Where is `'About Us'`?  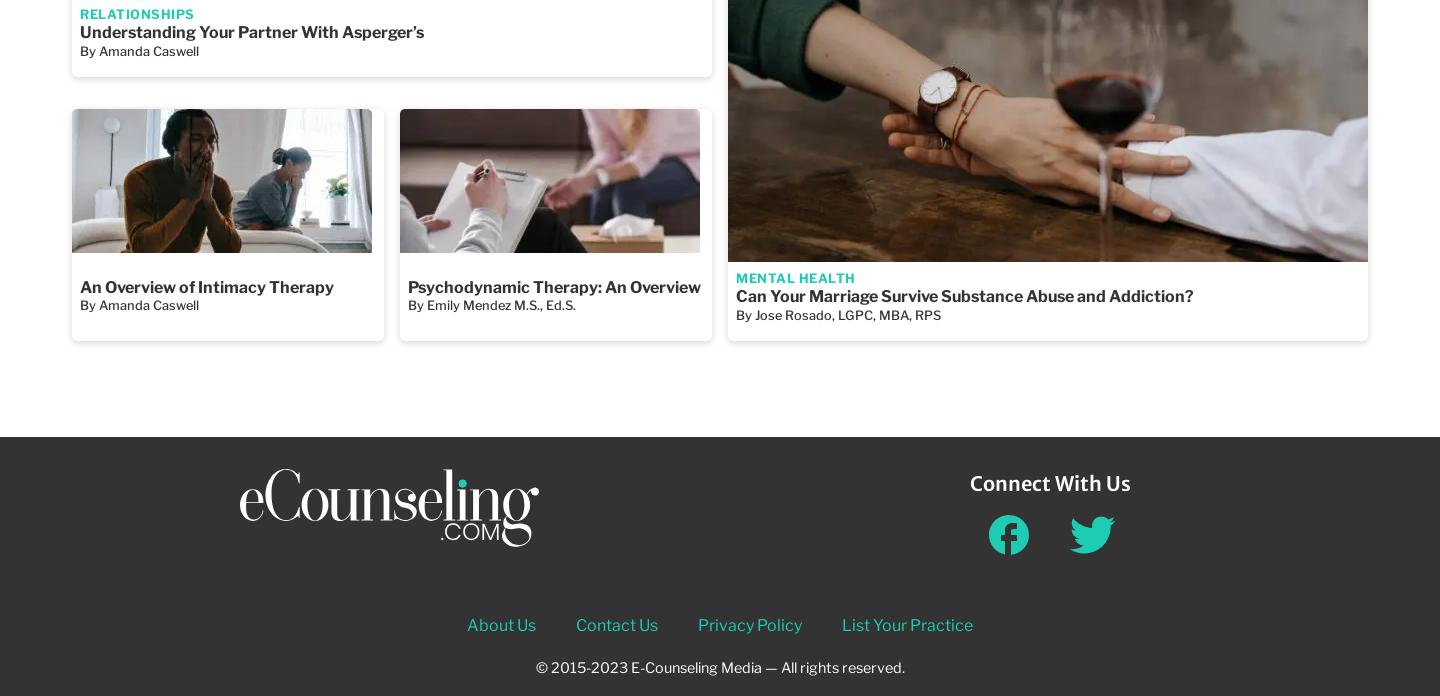 'About Us' is located at coordinates (500, 623).